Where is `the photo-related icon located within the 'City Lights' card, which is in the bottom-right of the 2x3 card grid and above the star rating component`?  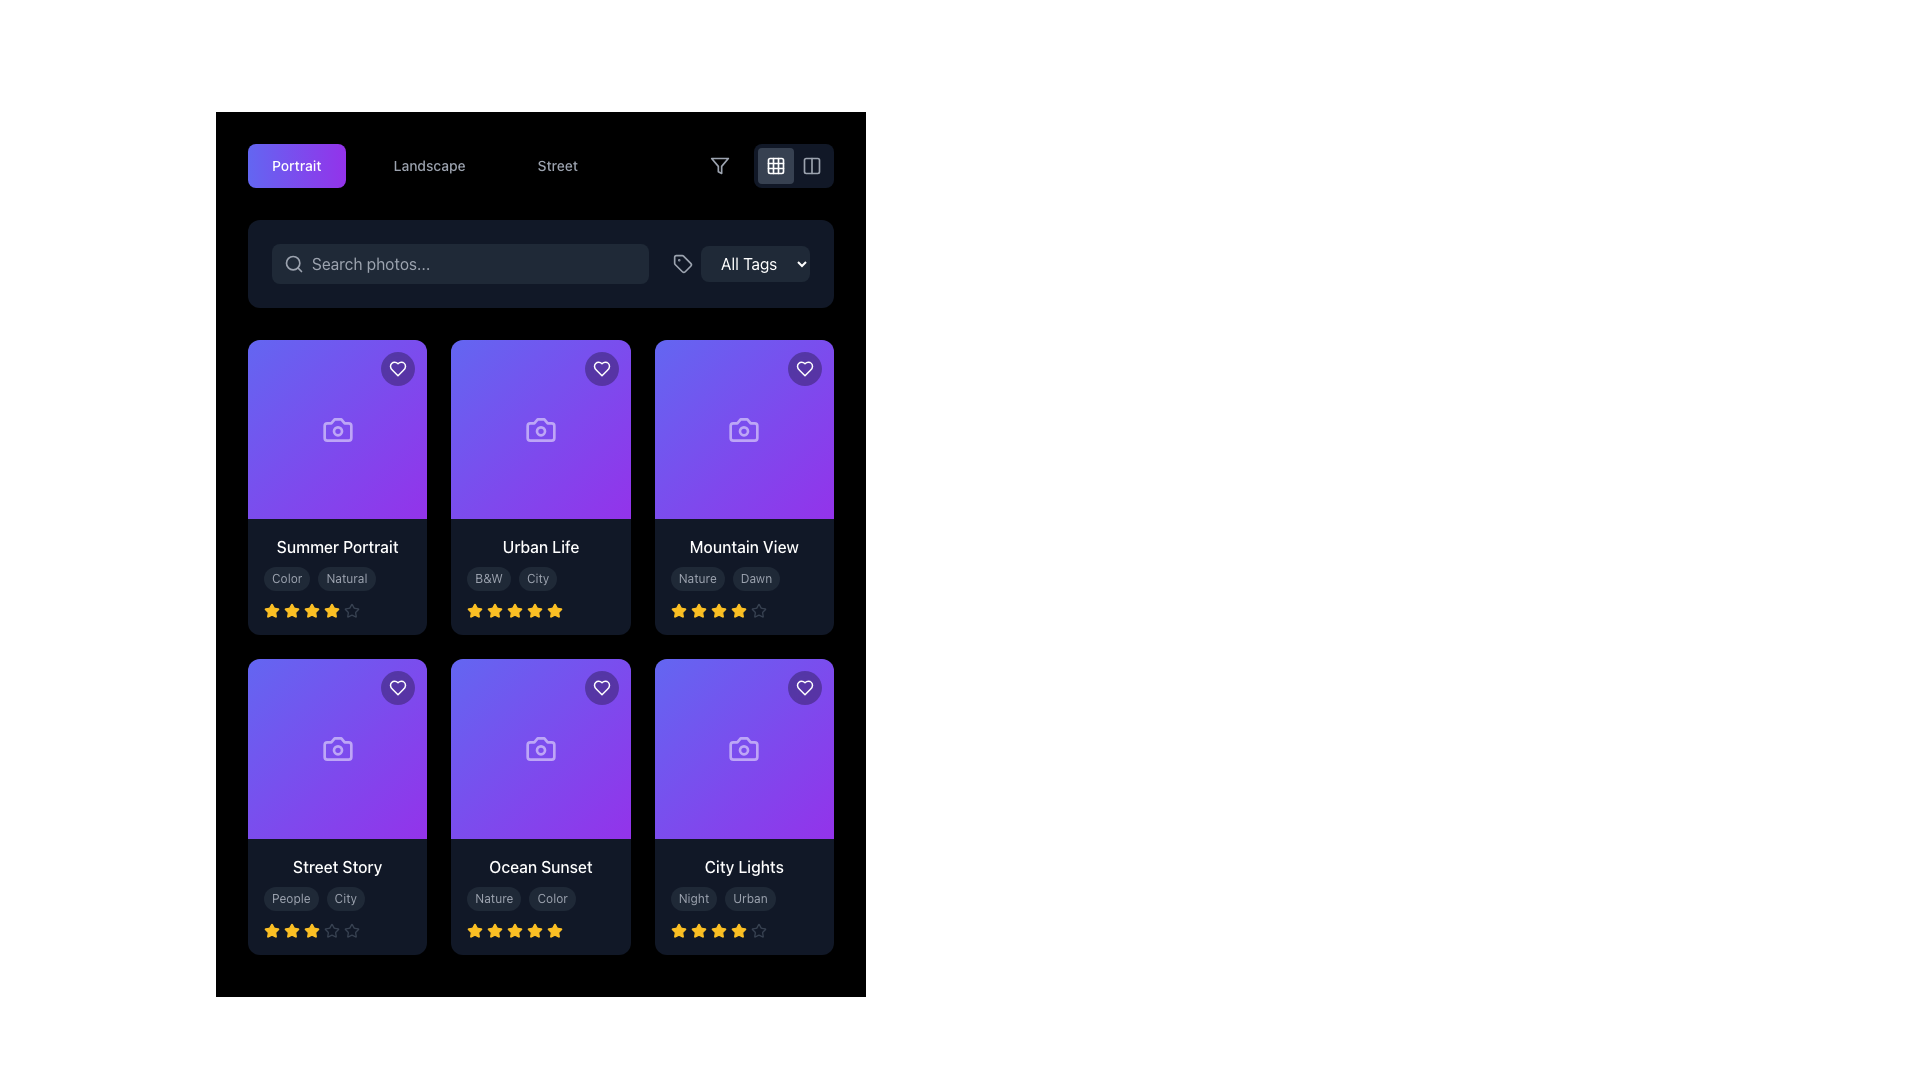
the photo-related icon located within the 'City Lights' card, which is in the bottom-right of the 2x3 card grid and above the star rating component is located at coordinates (743, 748).